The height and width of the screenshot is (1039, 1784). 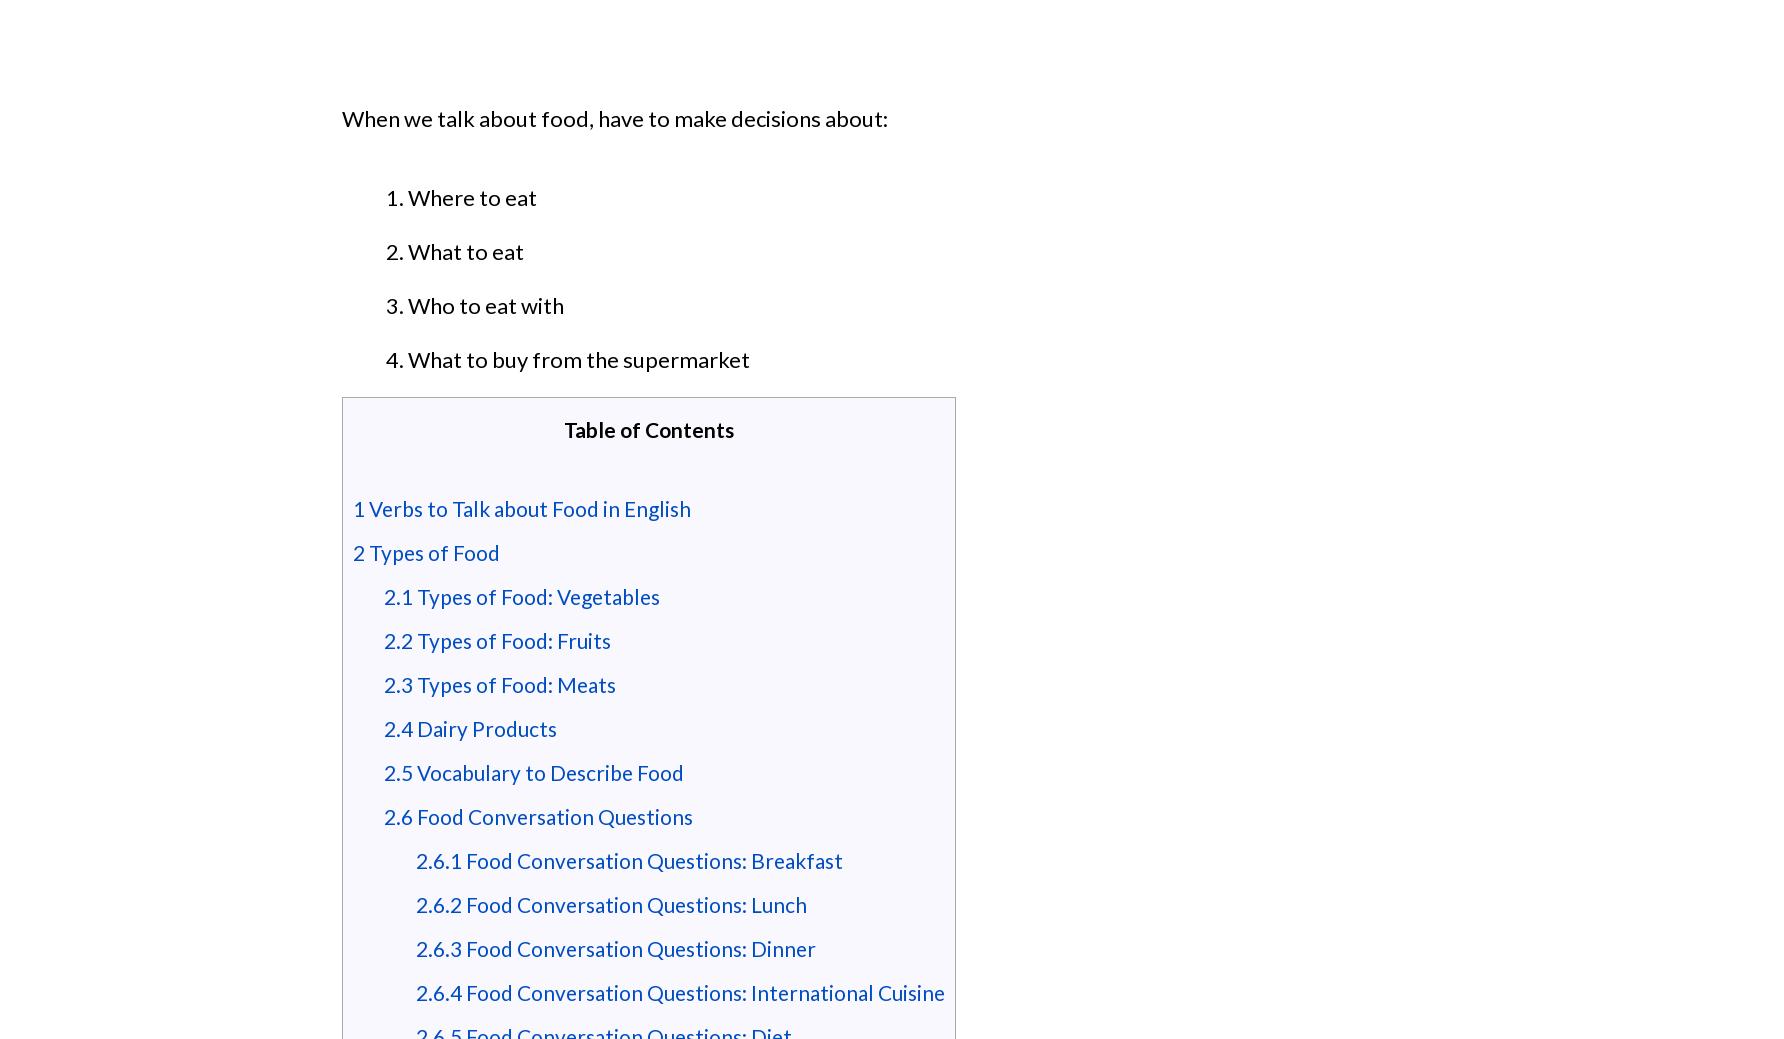 What do you see at coordinates (548, 771) in the screenshot?
I see `'Vocabulary to Describe Food'` at bounding box center [548, 771].